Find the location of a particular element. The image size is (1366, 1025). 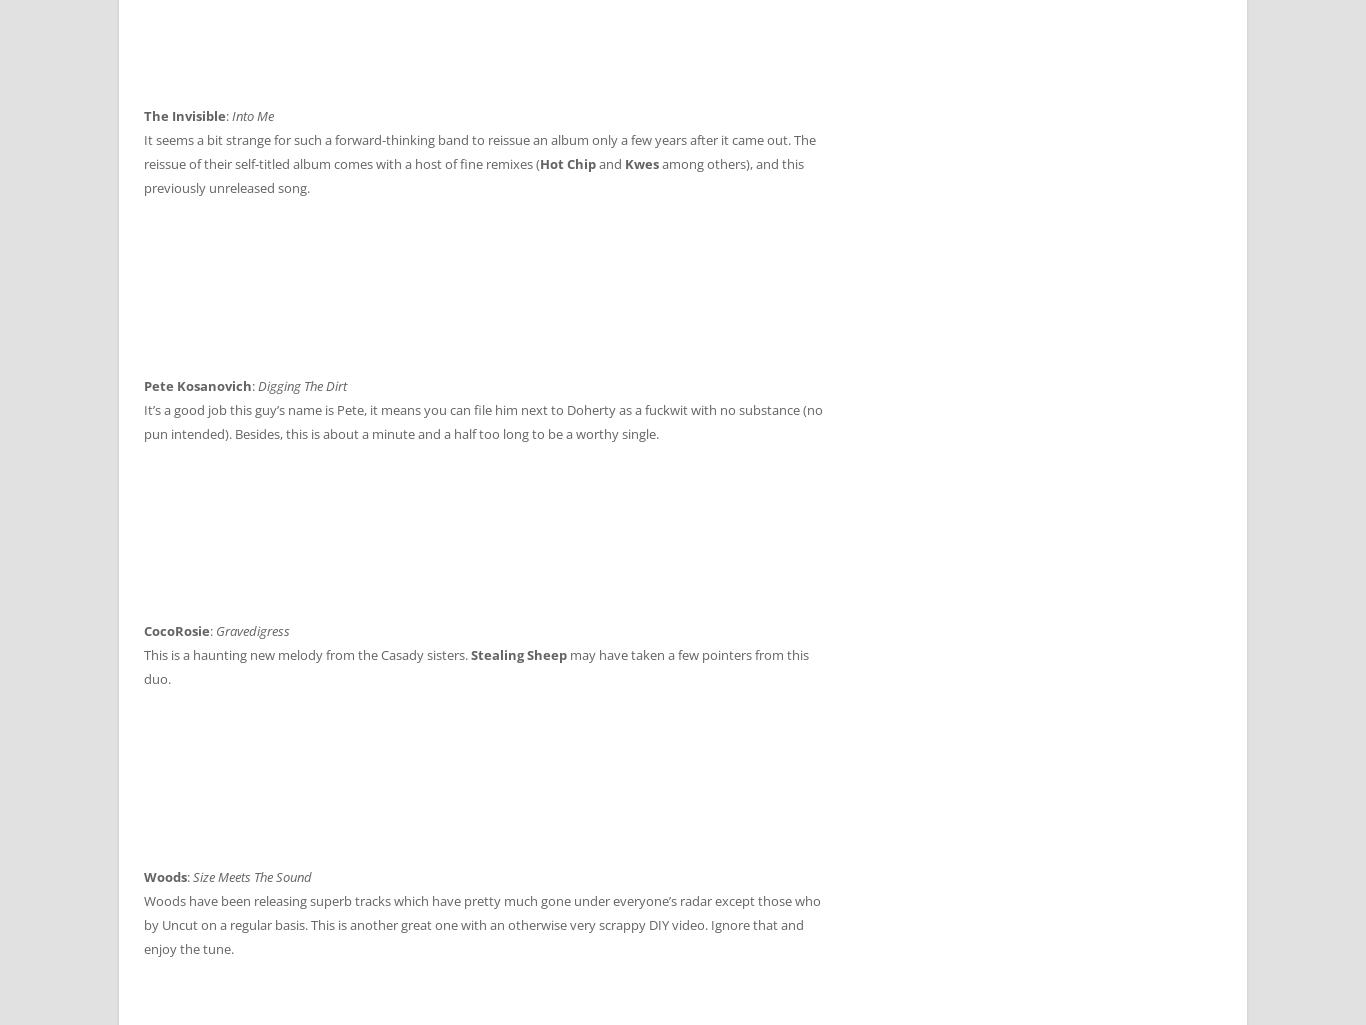

'Gravedigress' is located at coordinates (214, 629).